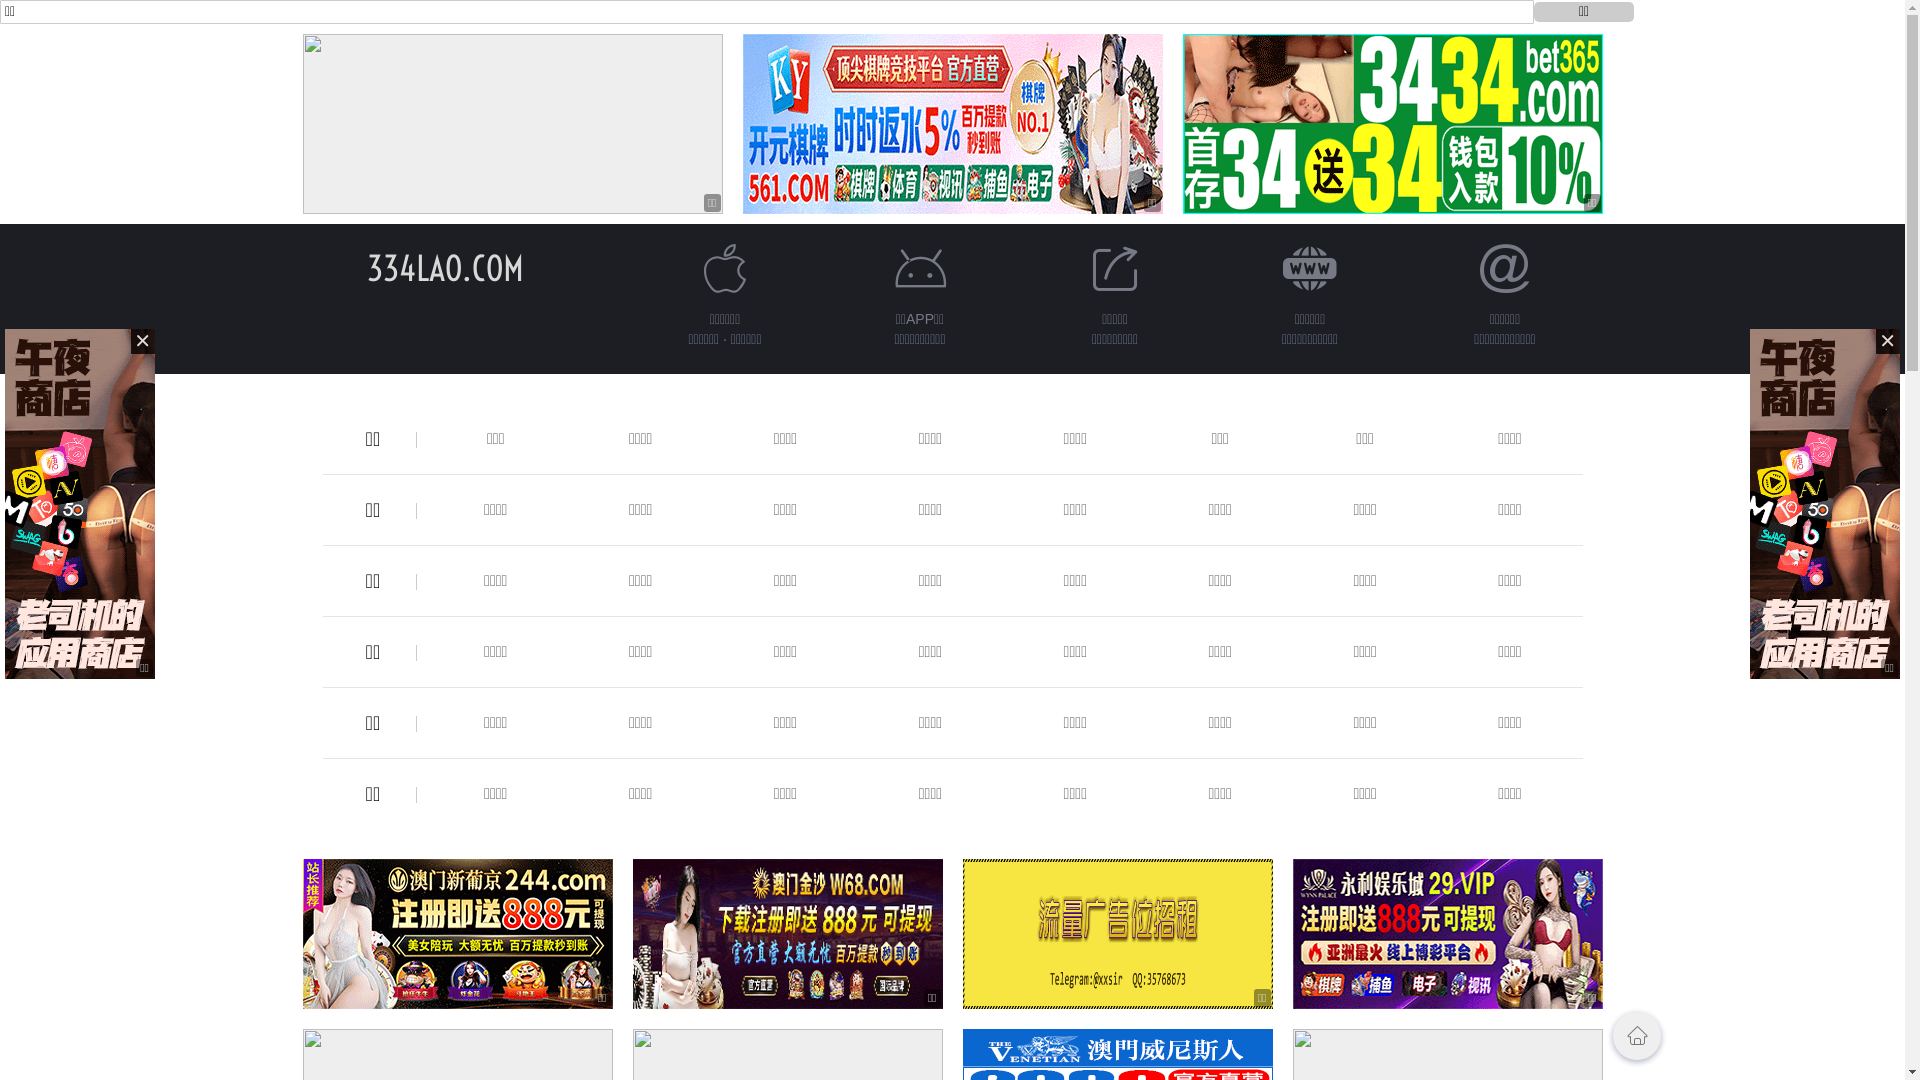 The height and width of the screenshot is (1080, 1920). Describe the element at coordinates (444, 267) in the screenshot. I see `'334LAO.COM'` at that location.